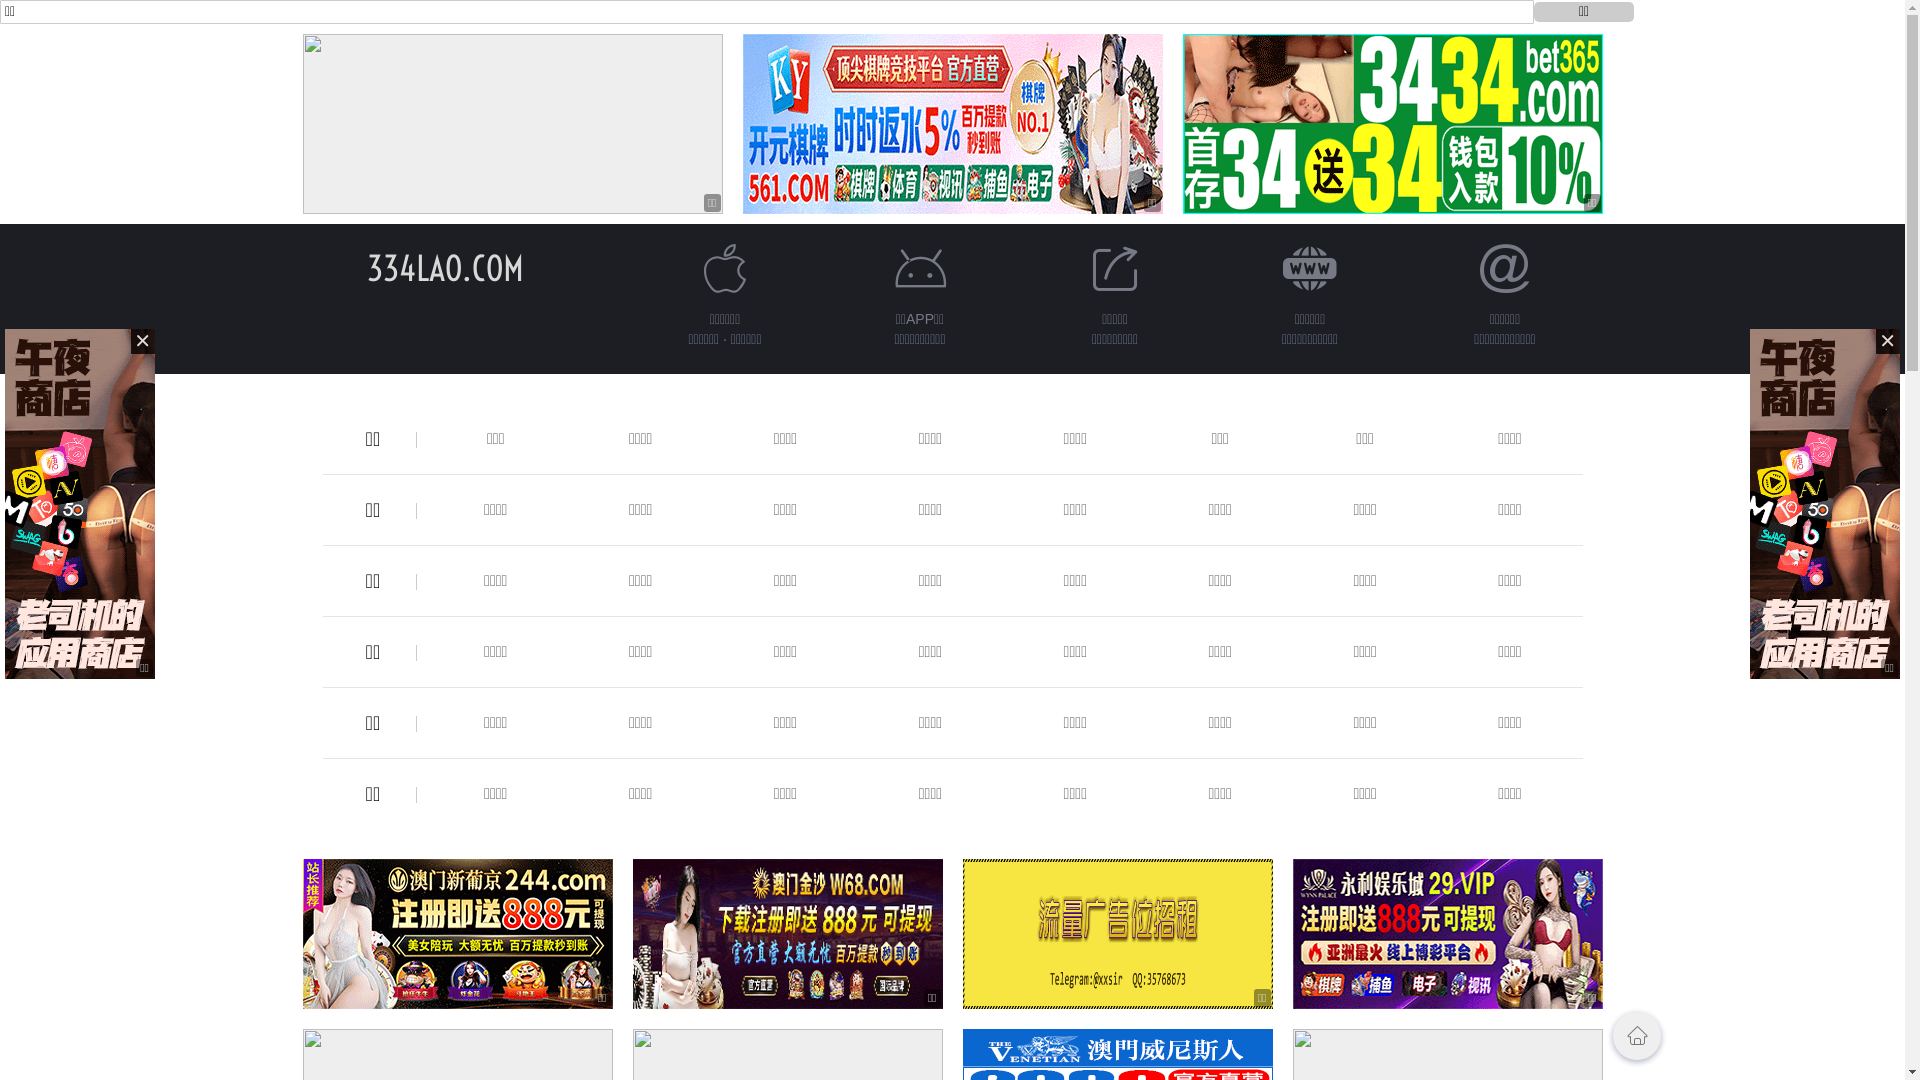 The height and width of the screenshot is (1080, 1920). Describe the element at coordinates (444, 267) in the screenshot. I see `'334LAO.COM'` at that location.